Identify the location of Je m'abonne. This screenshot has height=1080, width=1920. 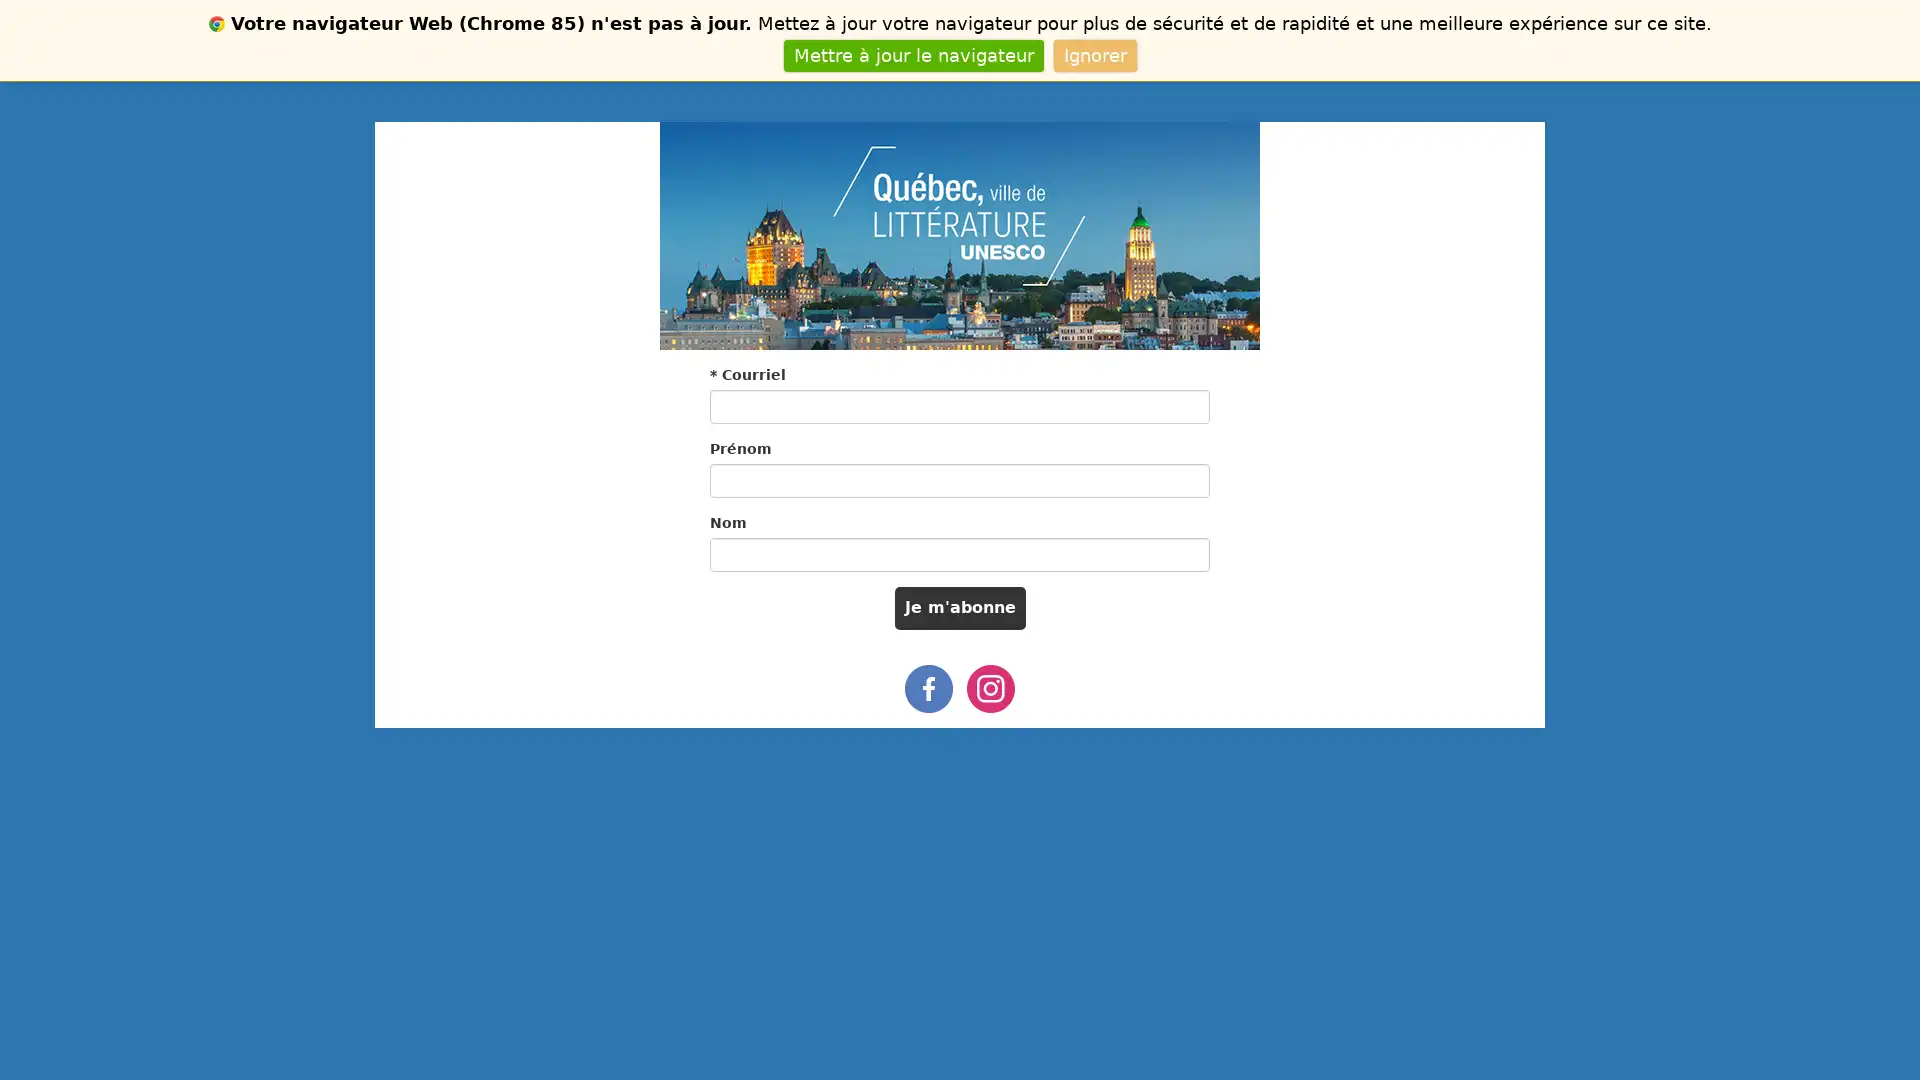
(958, 607).